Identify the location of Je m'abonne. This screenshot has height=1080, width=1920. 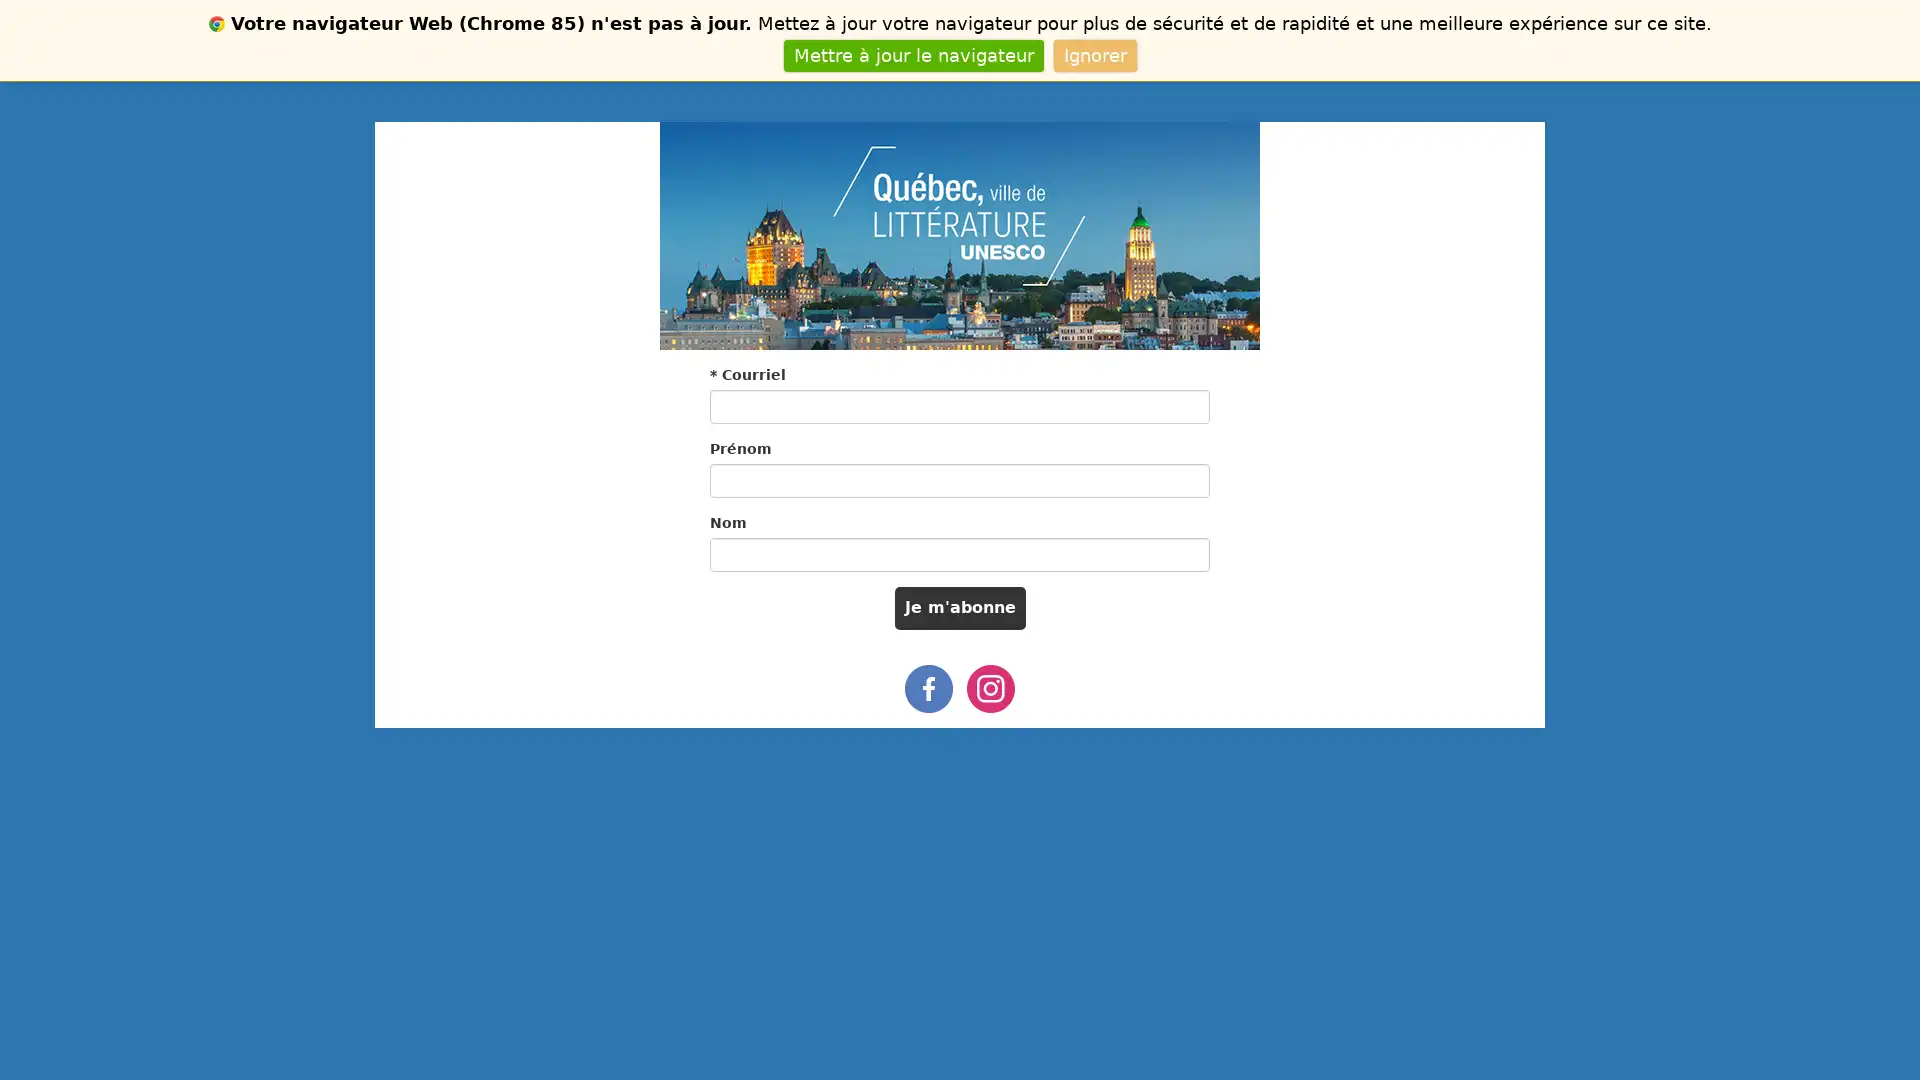
(958, 607).